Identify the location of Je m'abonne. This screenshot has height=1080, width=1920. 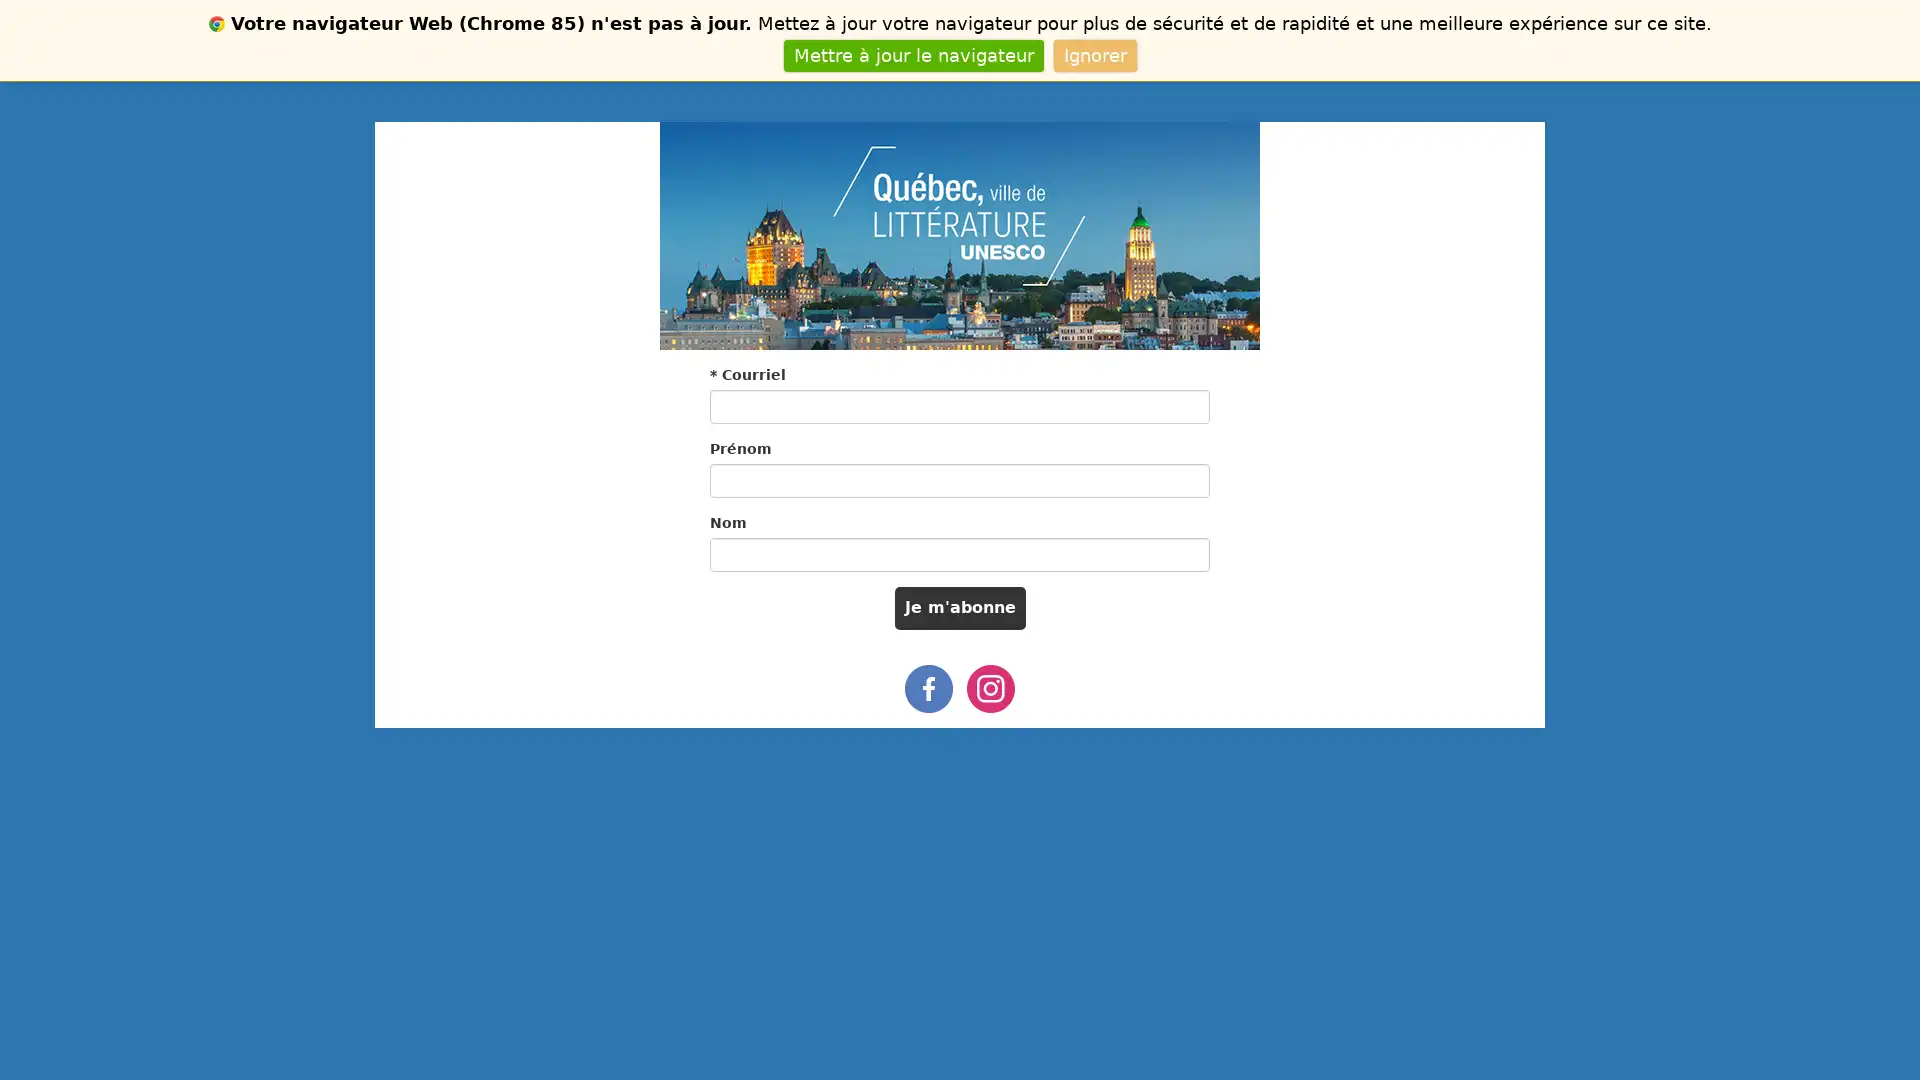
(958, 607).